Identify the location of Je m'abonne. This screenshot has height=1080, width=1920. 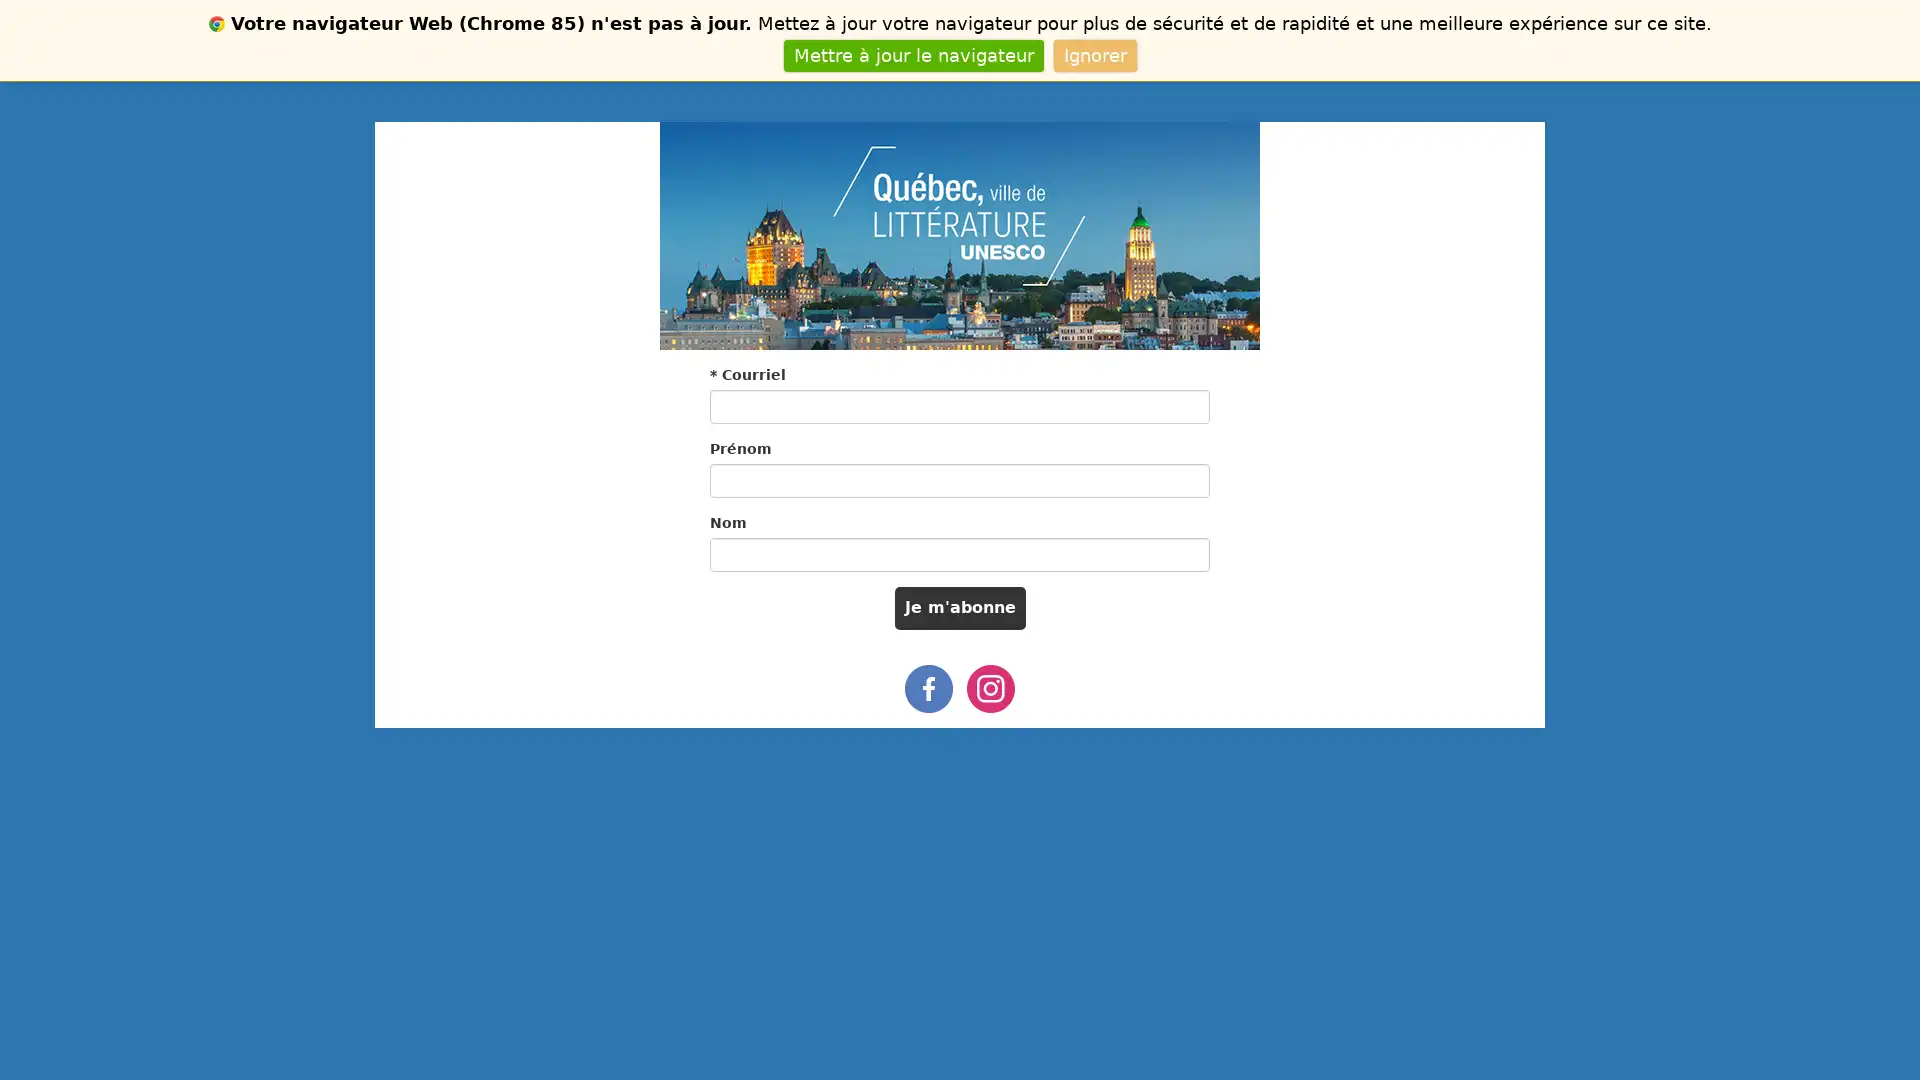
(958, 607).